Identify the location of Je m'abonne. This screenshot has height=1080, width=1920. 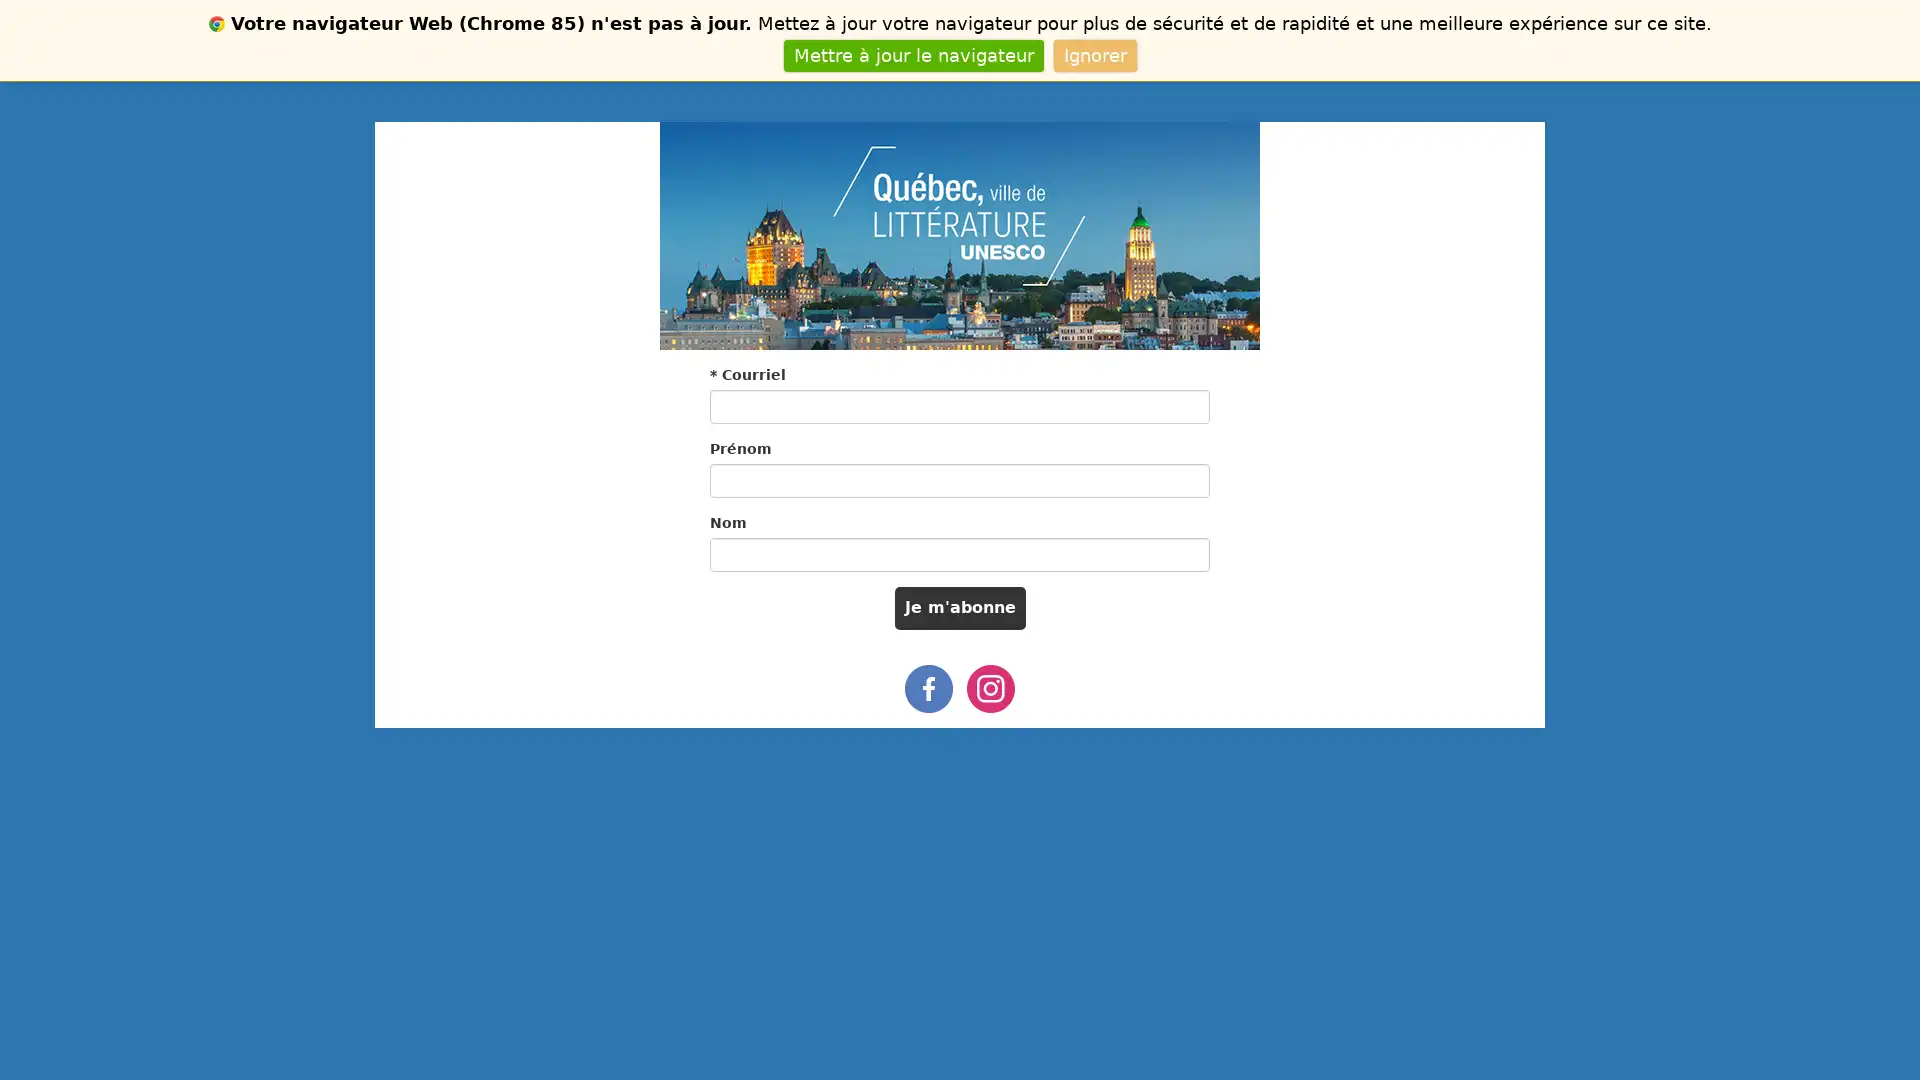
(958, 607).